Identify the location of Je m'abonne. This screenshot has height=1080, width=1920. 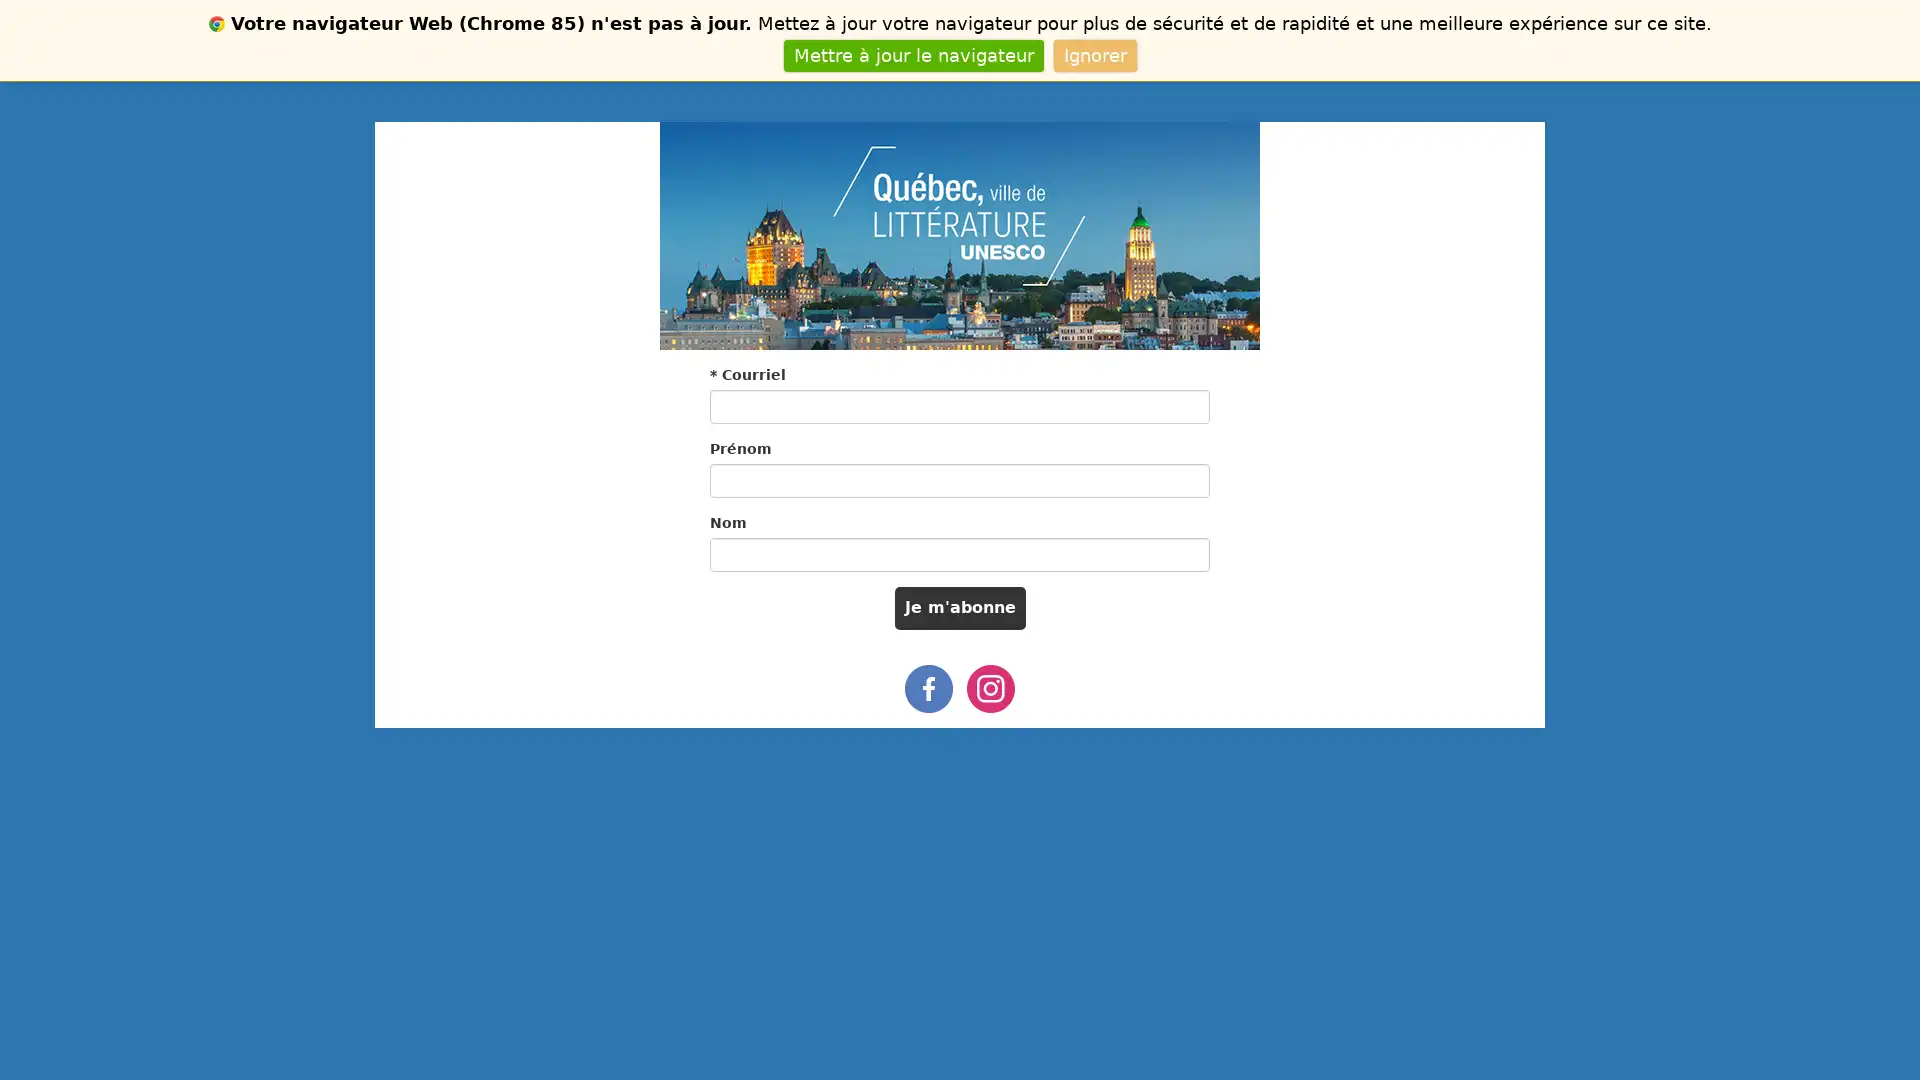
(958, 607).